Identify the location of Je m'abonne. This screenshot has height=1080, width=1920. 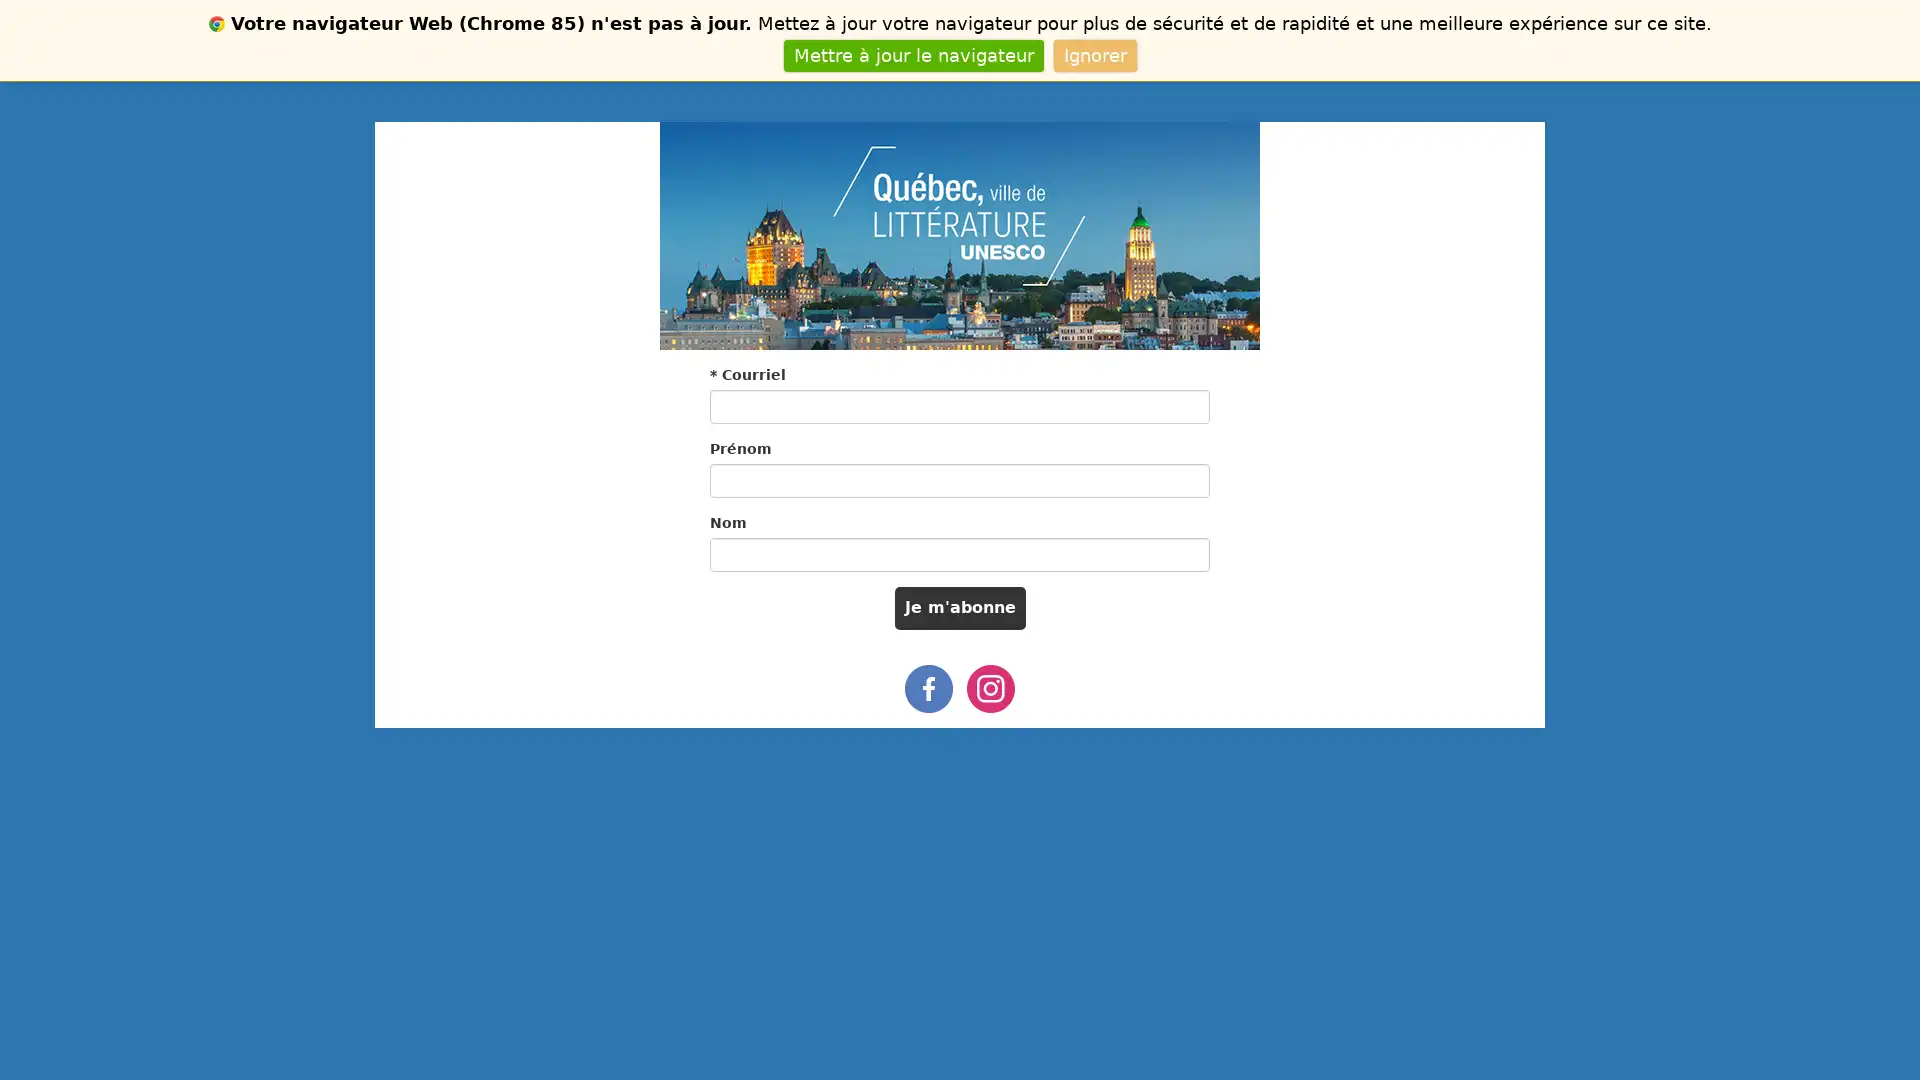
(958, 607).